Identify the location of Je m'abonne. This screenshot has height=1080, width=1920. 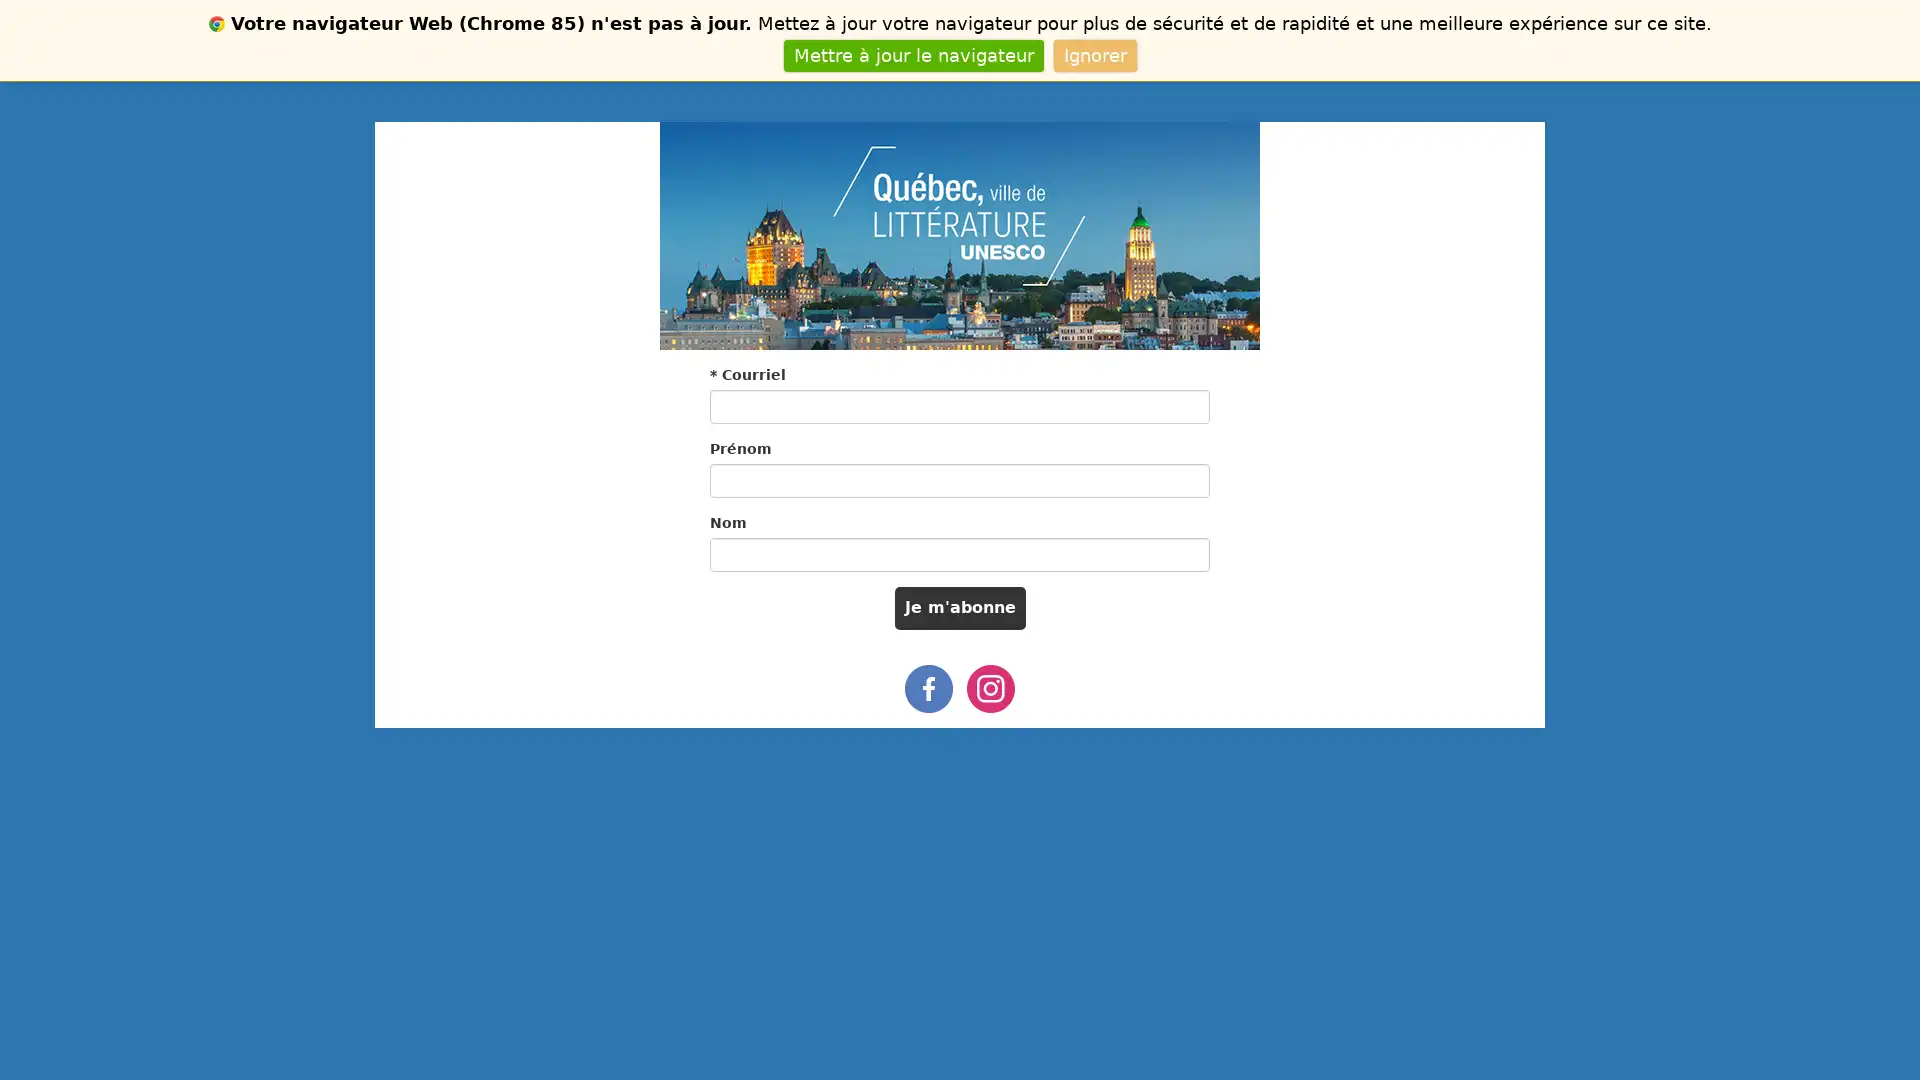
(958, 607).